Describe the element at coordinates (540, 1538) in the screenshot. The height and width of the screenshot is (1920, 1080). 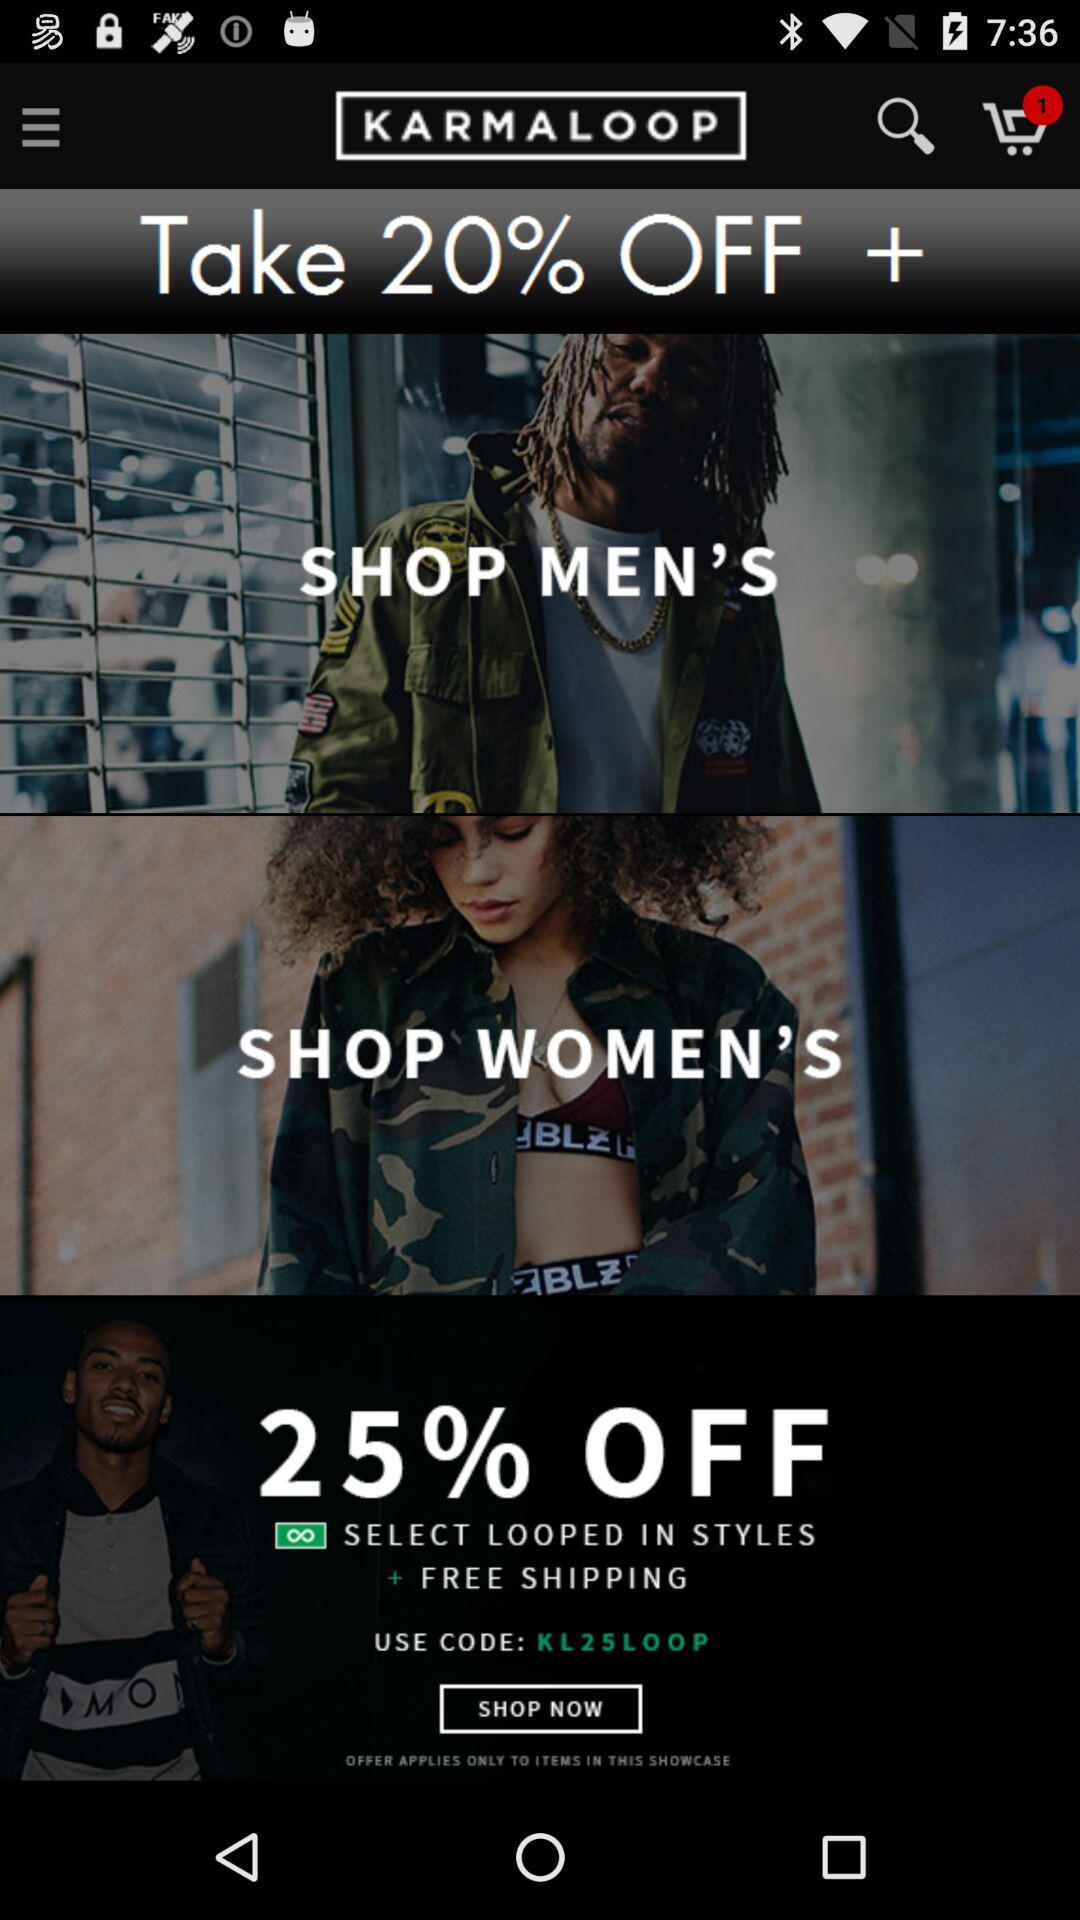
I see `25 off use code kl25loop` at that location.